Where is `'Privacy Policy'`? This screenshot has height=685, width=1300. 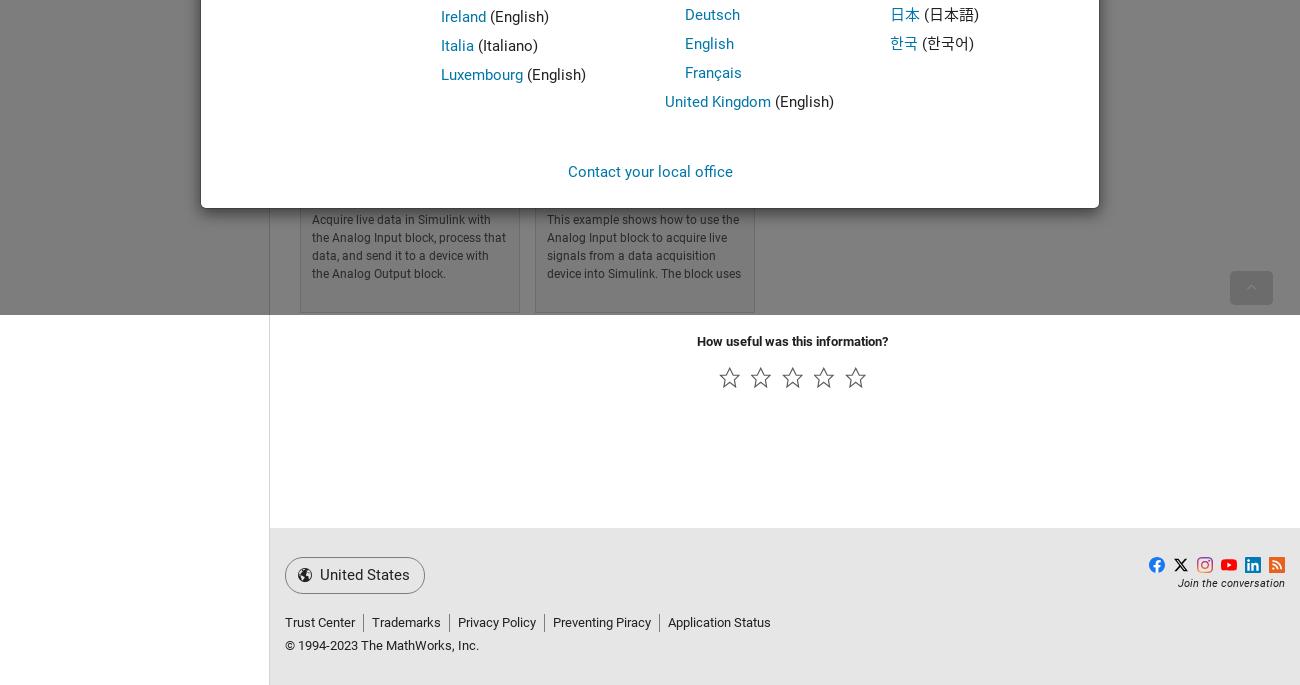
'Privacy Policy' is located at coordinates (496, 622).